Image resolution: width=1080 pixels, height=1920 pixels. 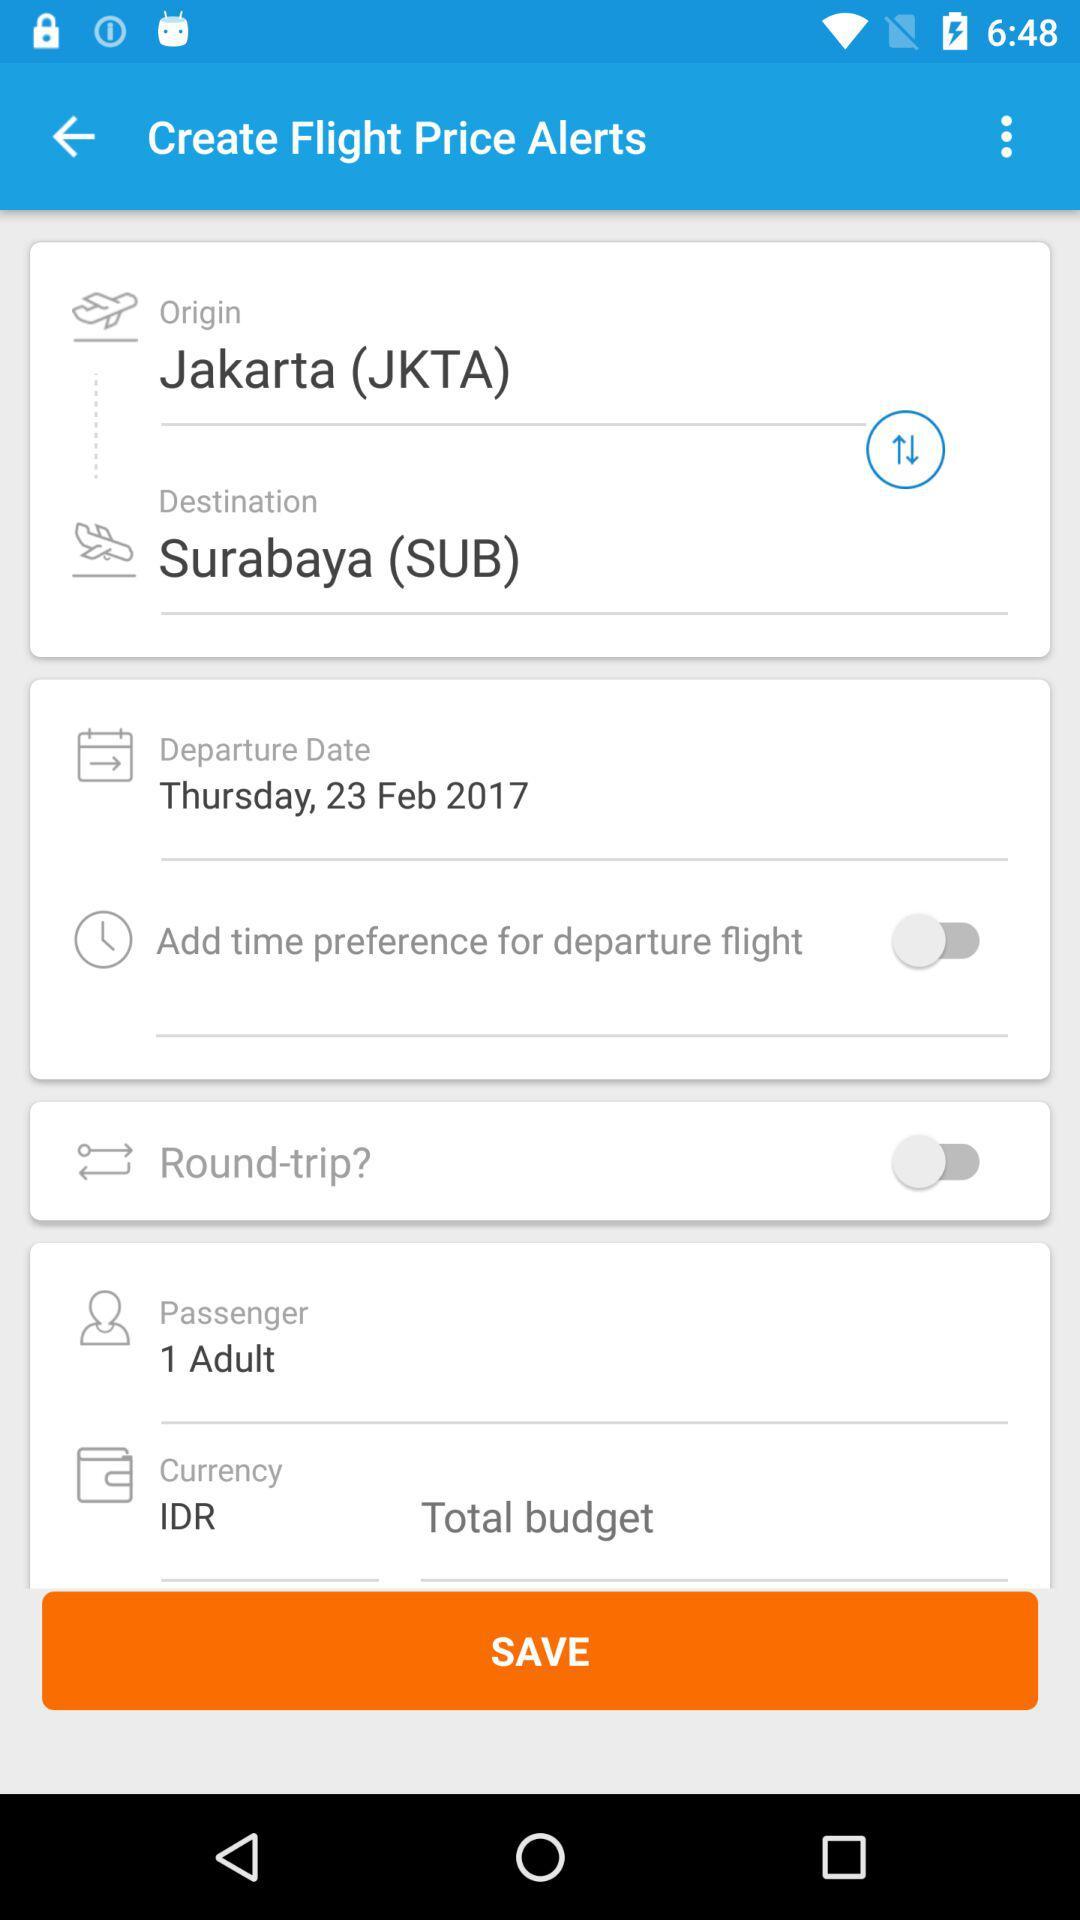 What do you see at coordinates (945, 938) in the screenshot?
I see `turn on` at bounding box center [945, 938].